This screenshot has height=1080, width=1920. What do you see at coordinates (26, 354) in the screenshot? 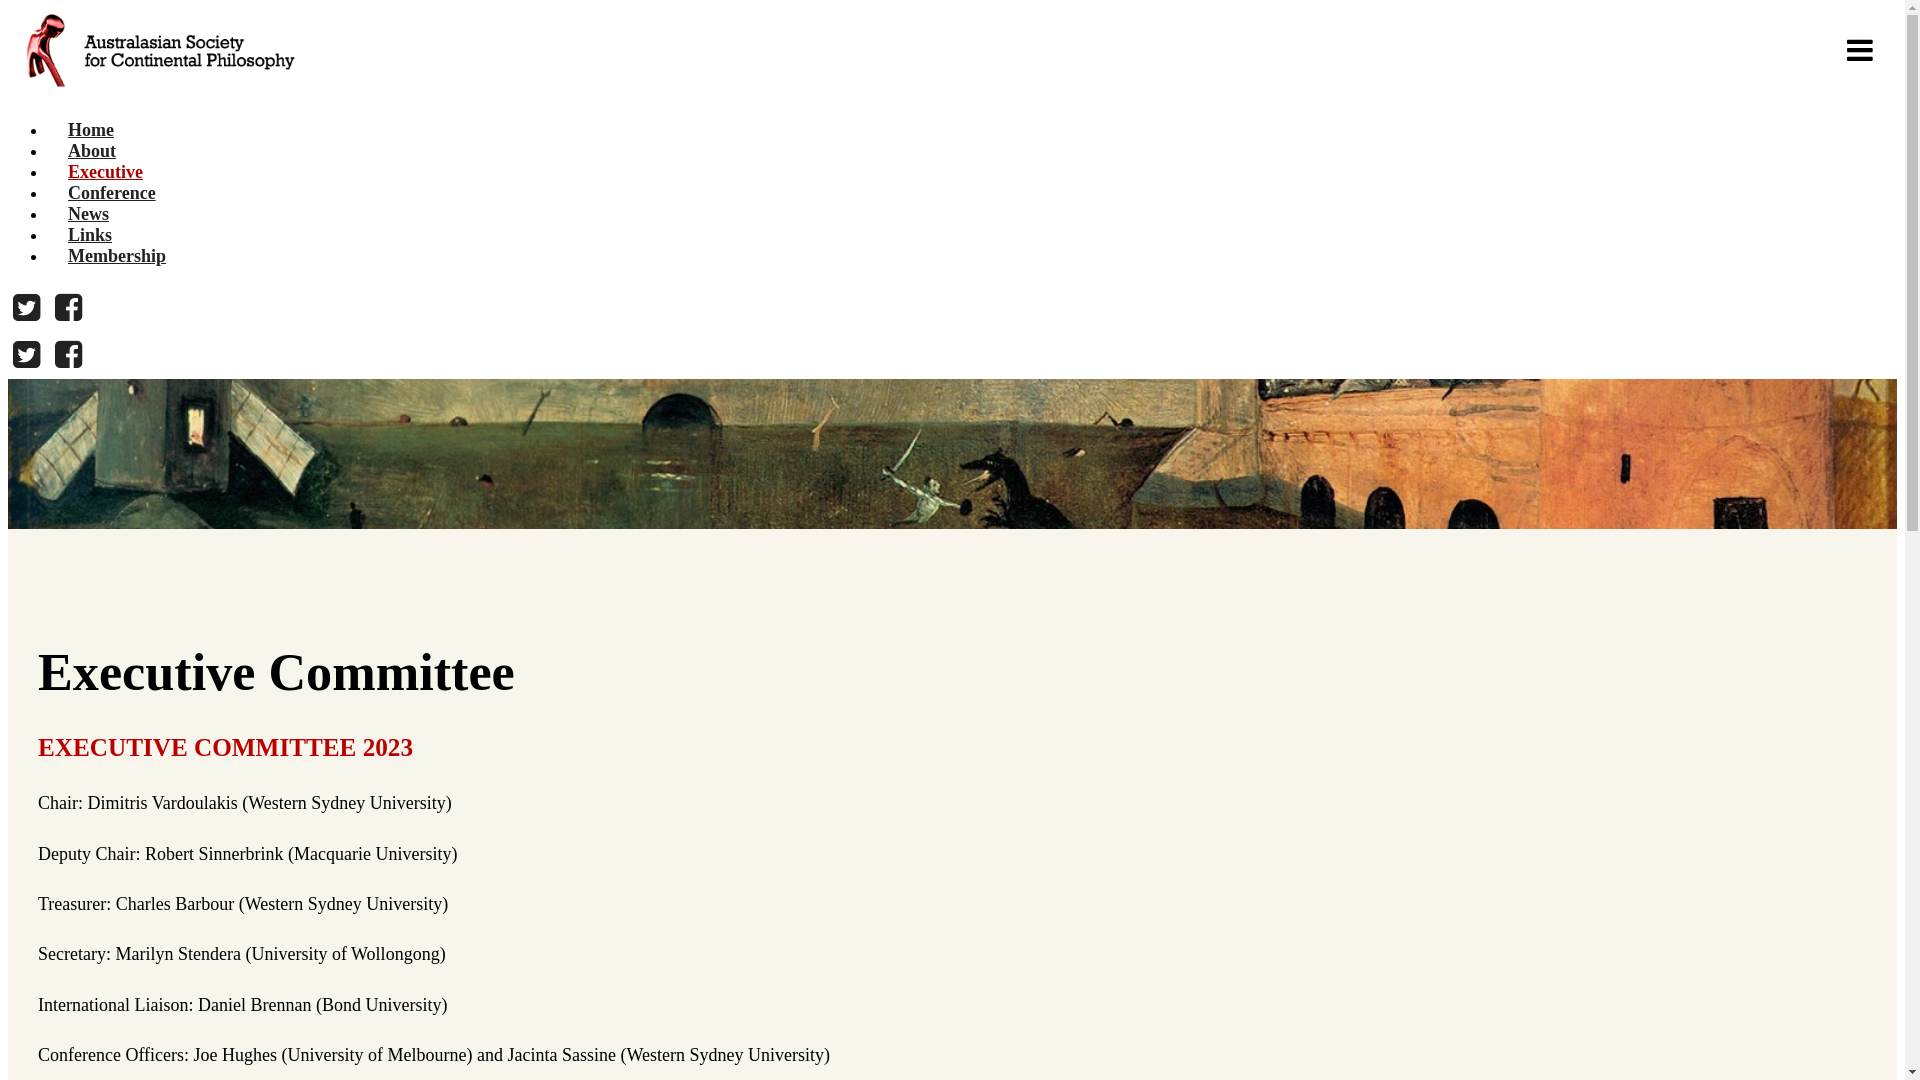
I see `'ASCP Twitter'` at bounding box center [26, 354].